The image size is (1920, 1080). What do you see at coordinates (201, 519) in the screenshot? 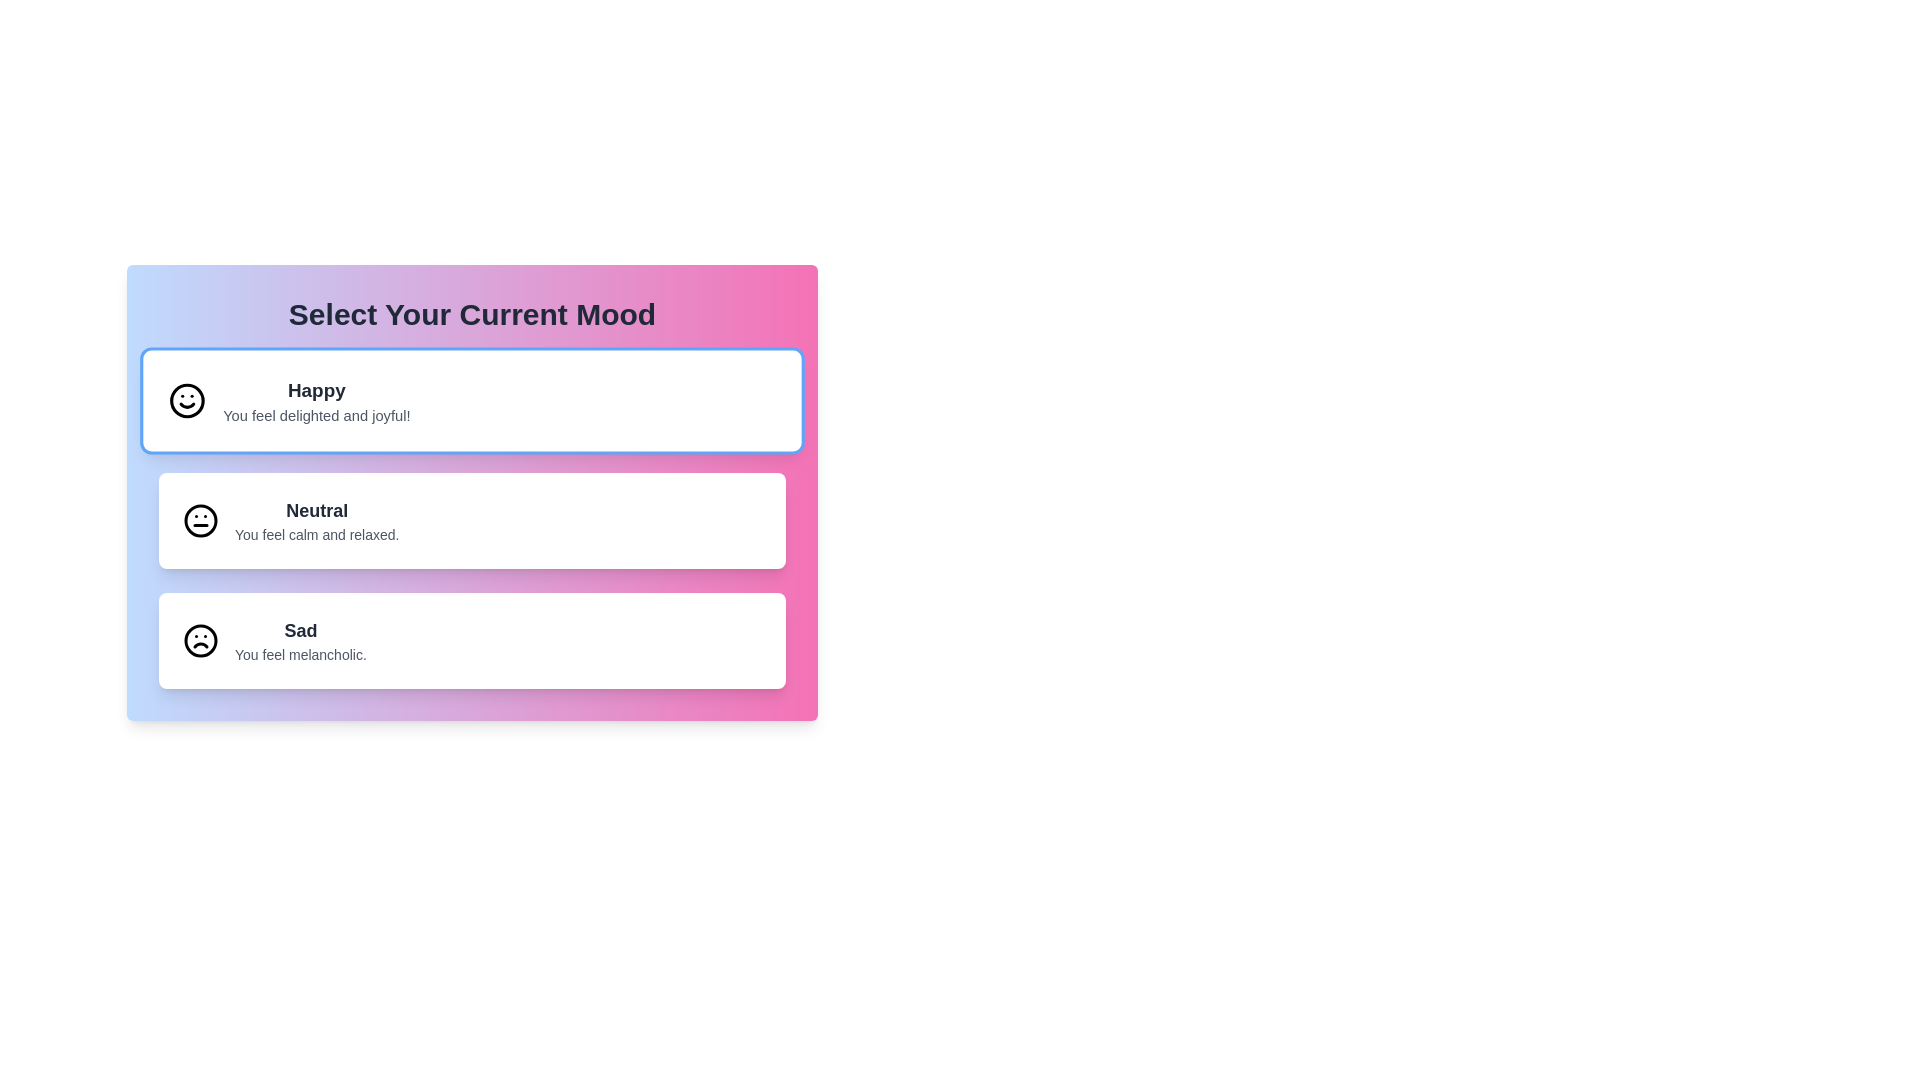
I see `the 'Neutral' icon, which is located in the second row of options next to the text 'Neutral'` at bounding box center [201, 519].